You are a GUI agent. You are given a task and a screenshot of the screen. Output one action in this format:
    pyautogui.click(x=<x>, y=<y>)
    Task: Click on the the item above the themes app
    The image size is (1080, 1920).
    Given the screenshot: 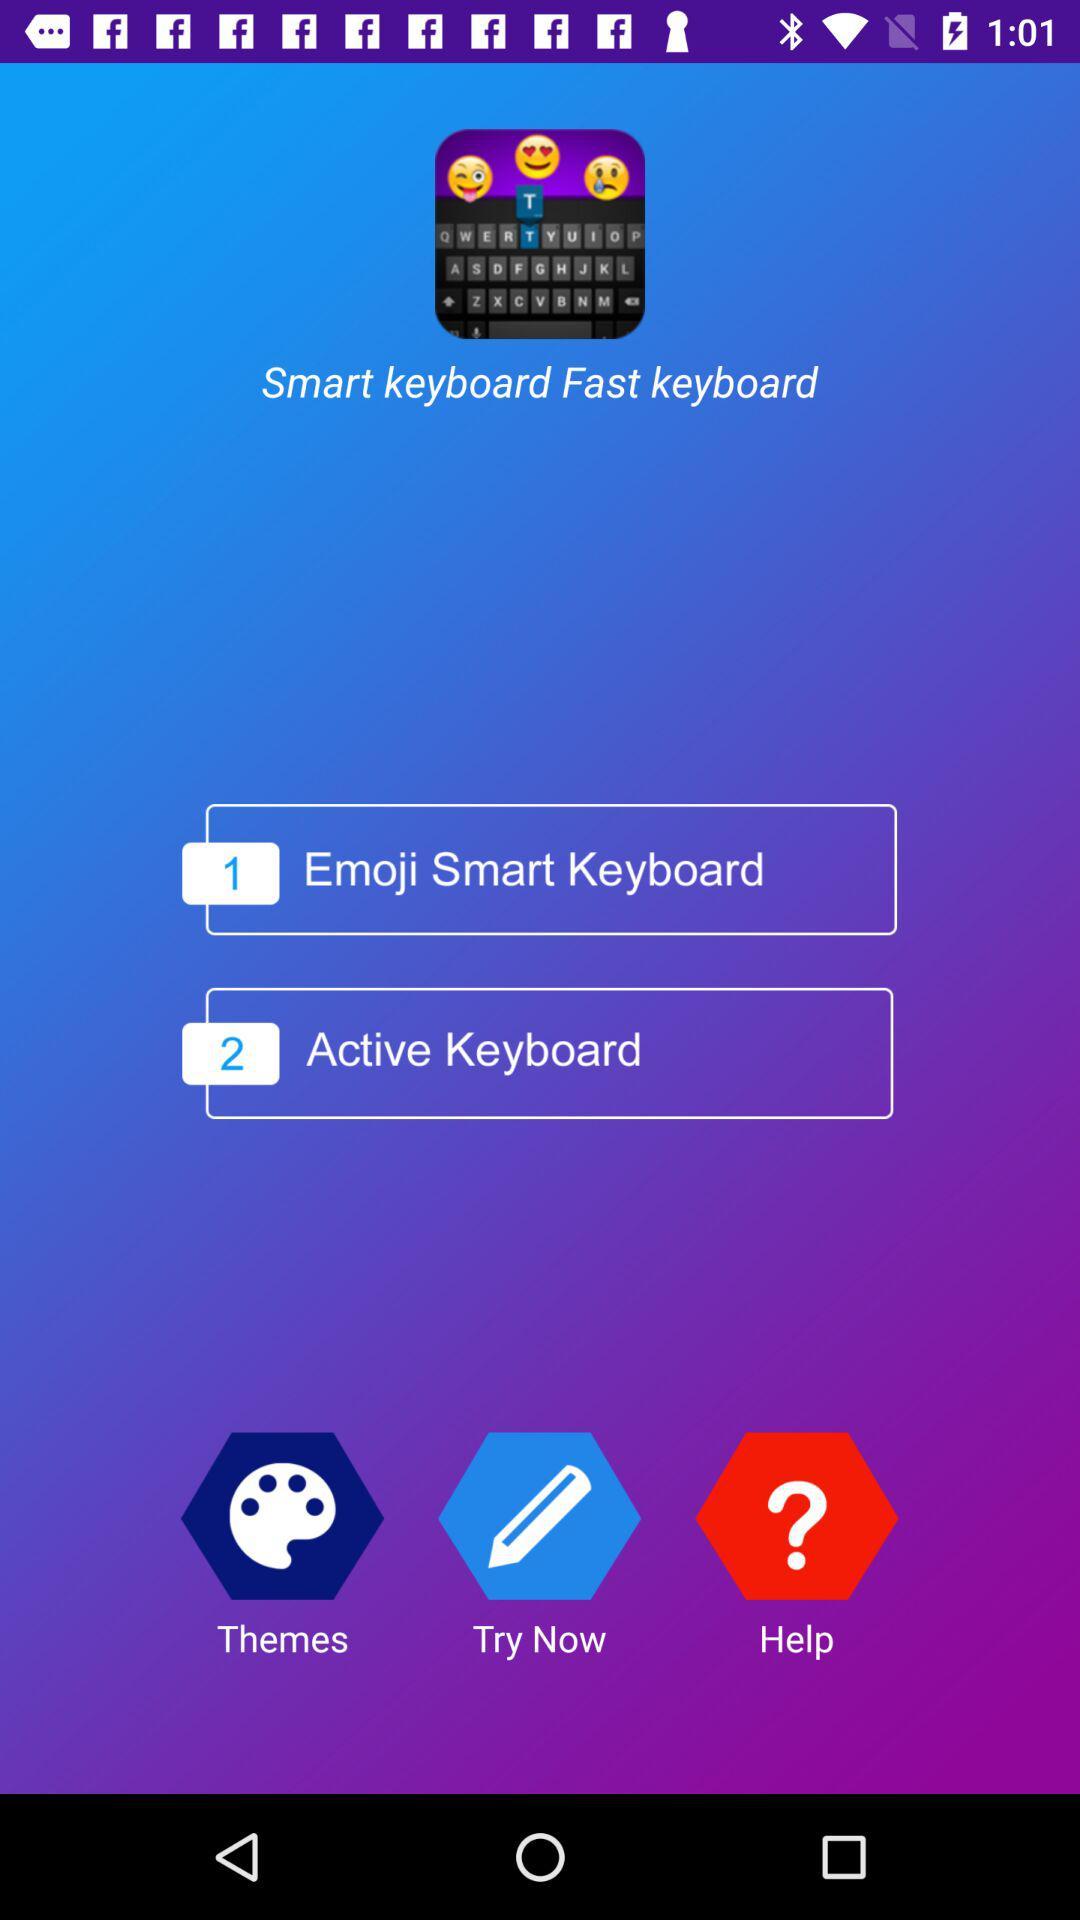 What is the action you would take?
    pyautogui.click(x=282, y=1516)
    